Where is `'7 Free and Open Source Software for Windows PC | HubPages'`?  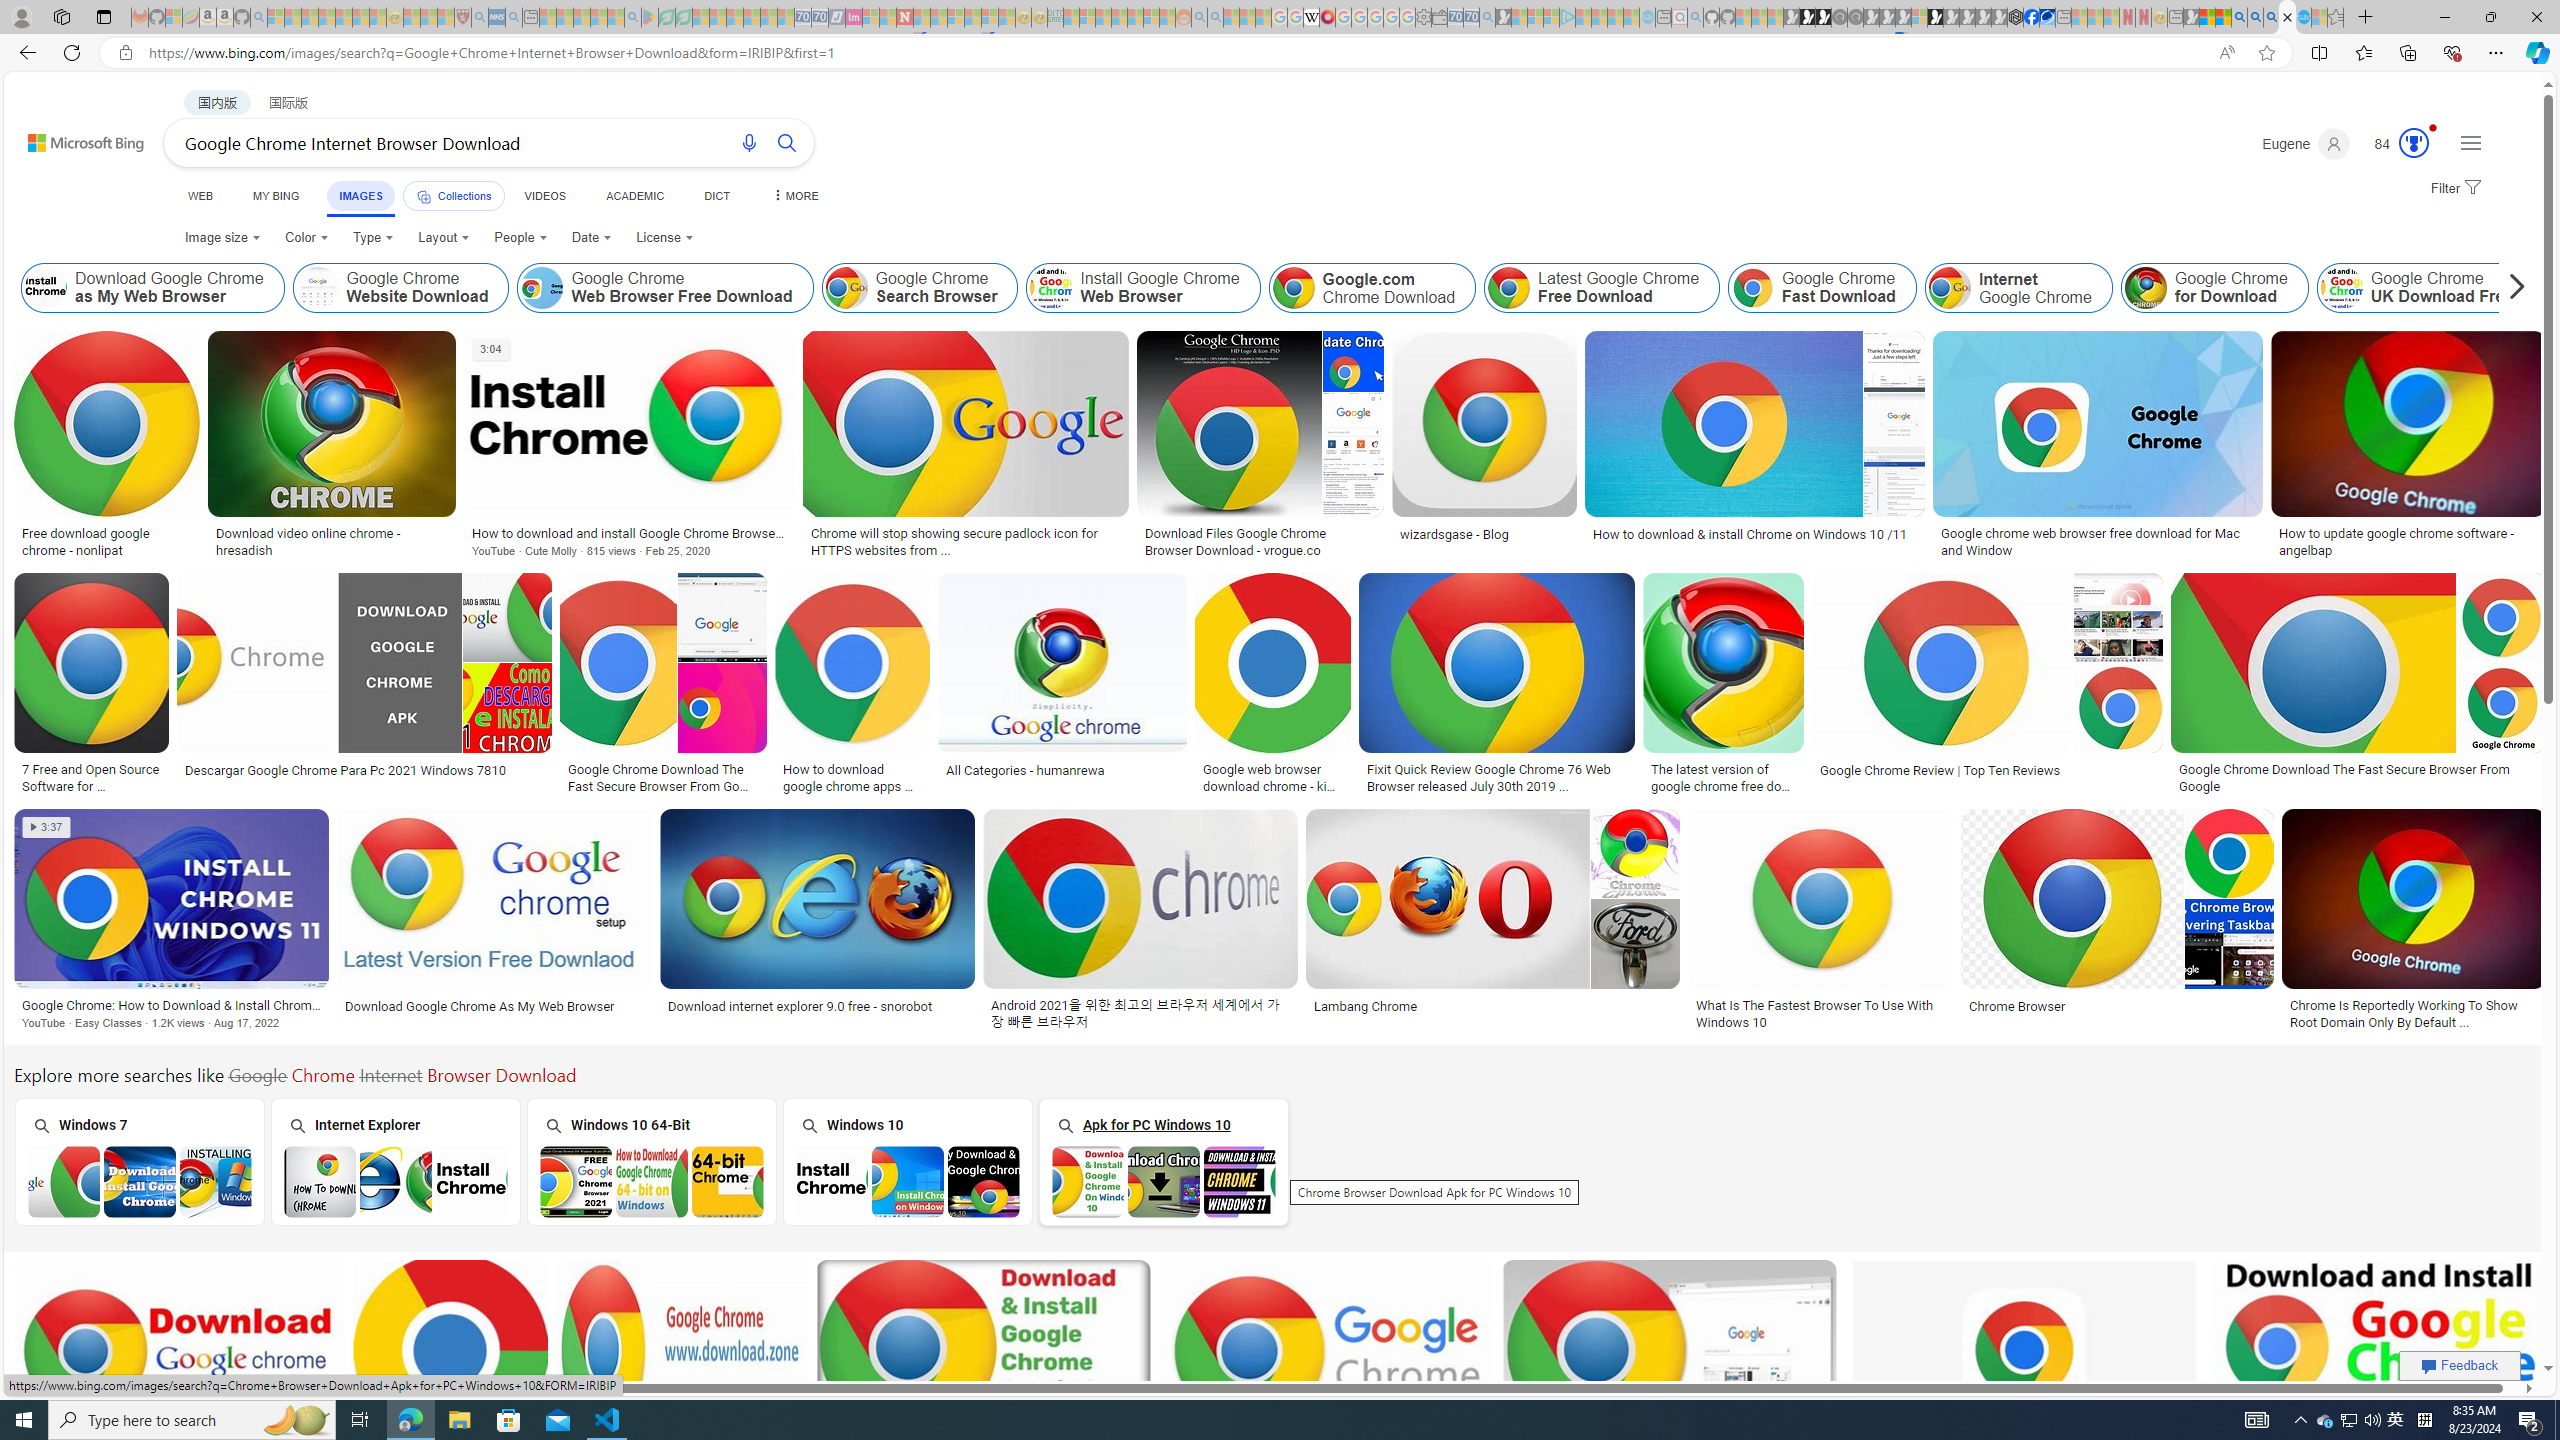 '7 Free and Open Source Software for Windows PC | HubPages' is located at coordinates (89, 775).